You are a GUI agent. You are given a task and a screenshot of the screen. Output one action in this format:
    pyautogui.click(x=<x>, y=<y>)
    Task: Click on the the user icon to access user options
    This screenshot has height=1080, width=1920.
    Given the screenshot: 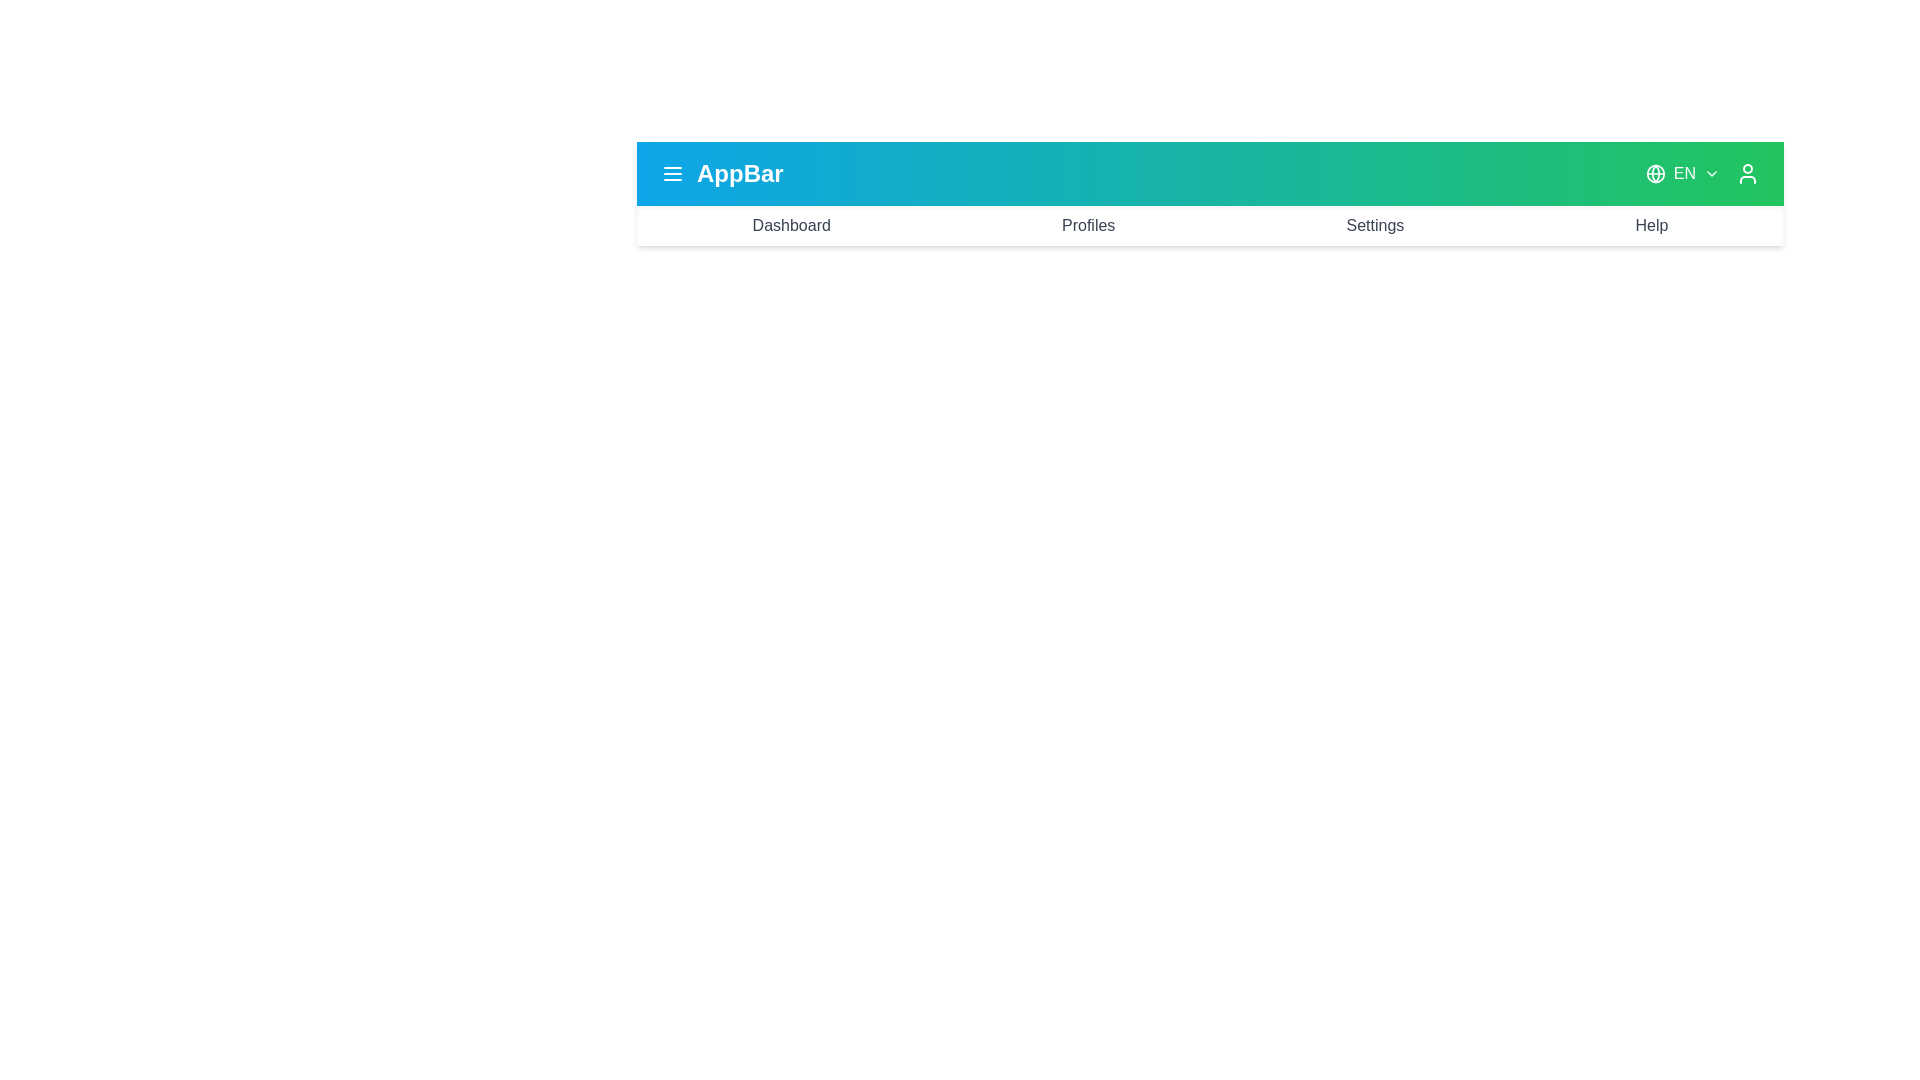 What is the action you would take?
    pyautogui.click(x=1746, y=172)
    